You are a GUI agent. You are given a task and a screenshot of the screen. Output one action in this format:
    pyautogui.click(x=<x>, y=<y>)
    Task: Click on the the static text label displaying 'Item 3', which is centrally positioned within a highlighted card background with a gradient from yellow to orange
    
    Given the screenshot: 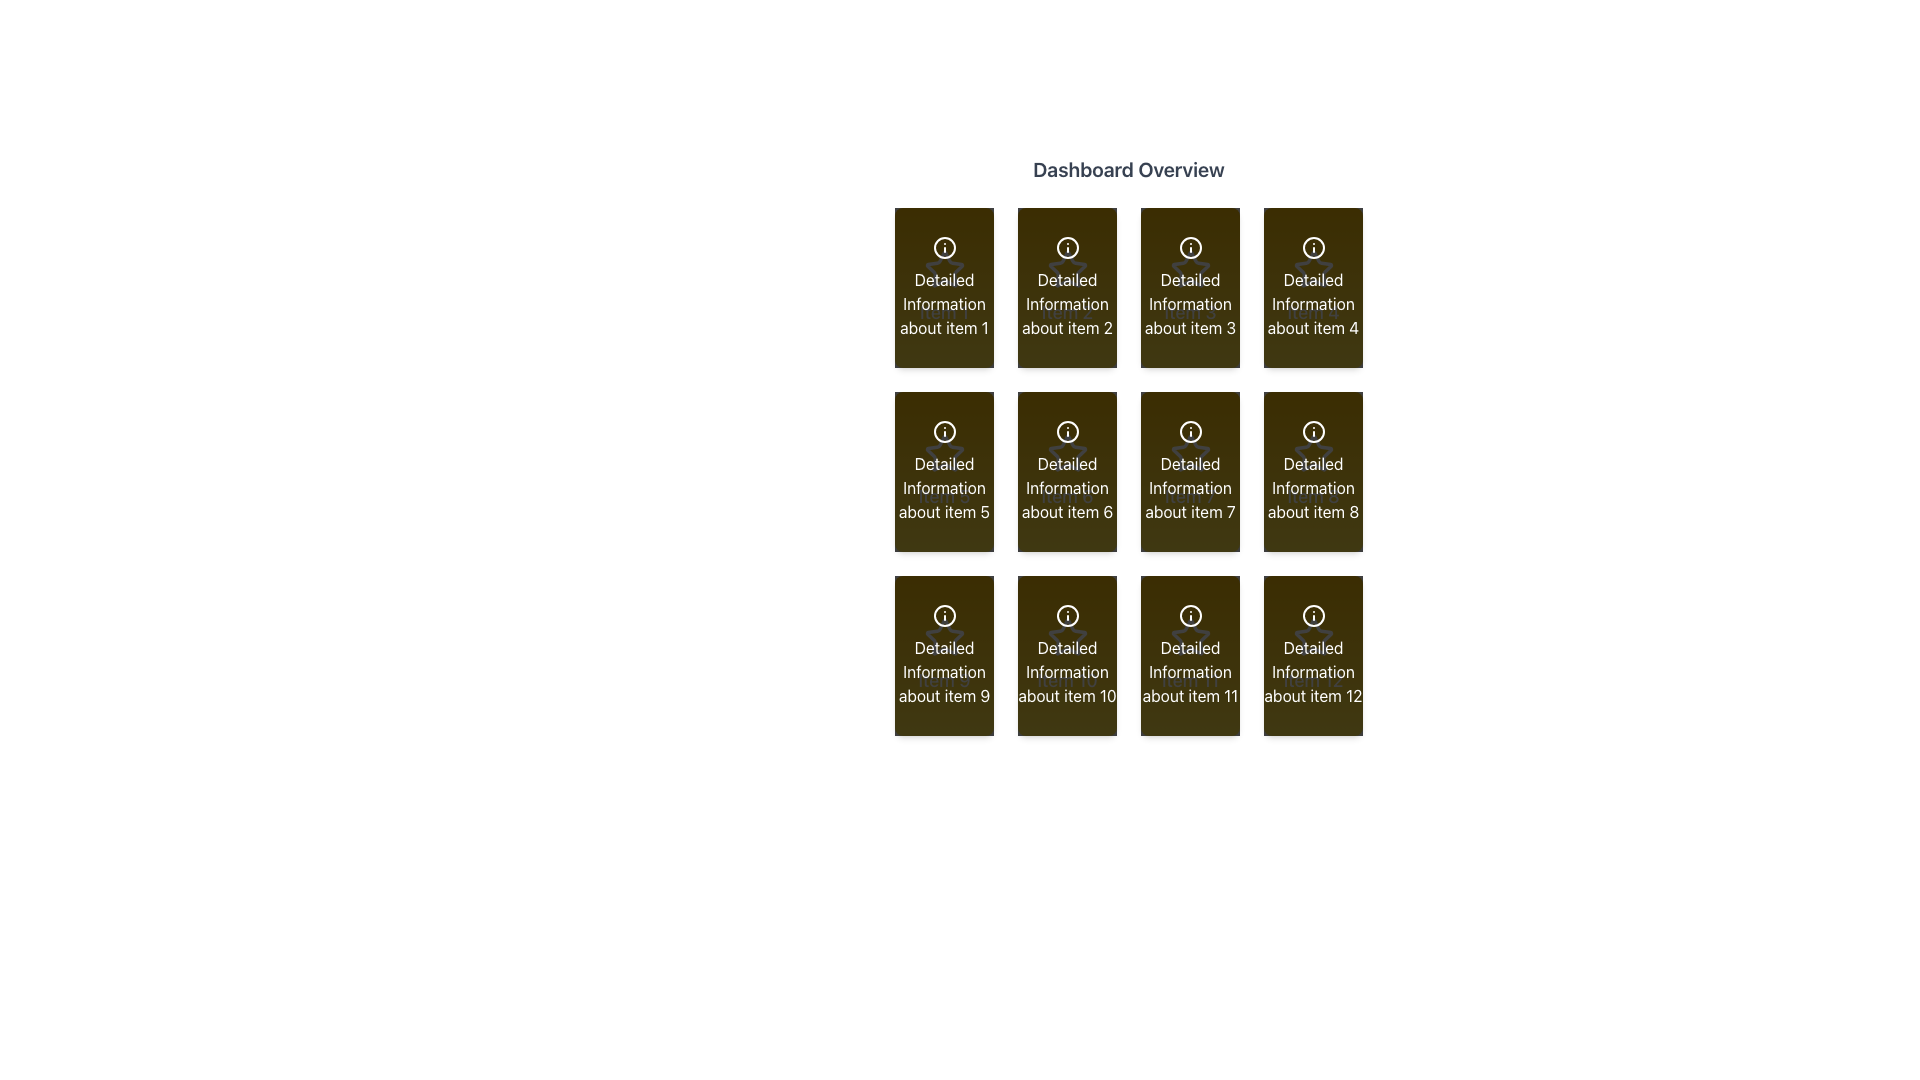 What is the action you would take?
    pyautogui.click(x=1190, y=312)
    